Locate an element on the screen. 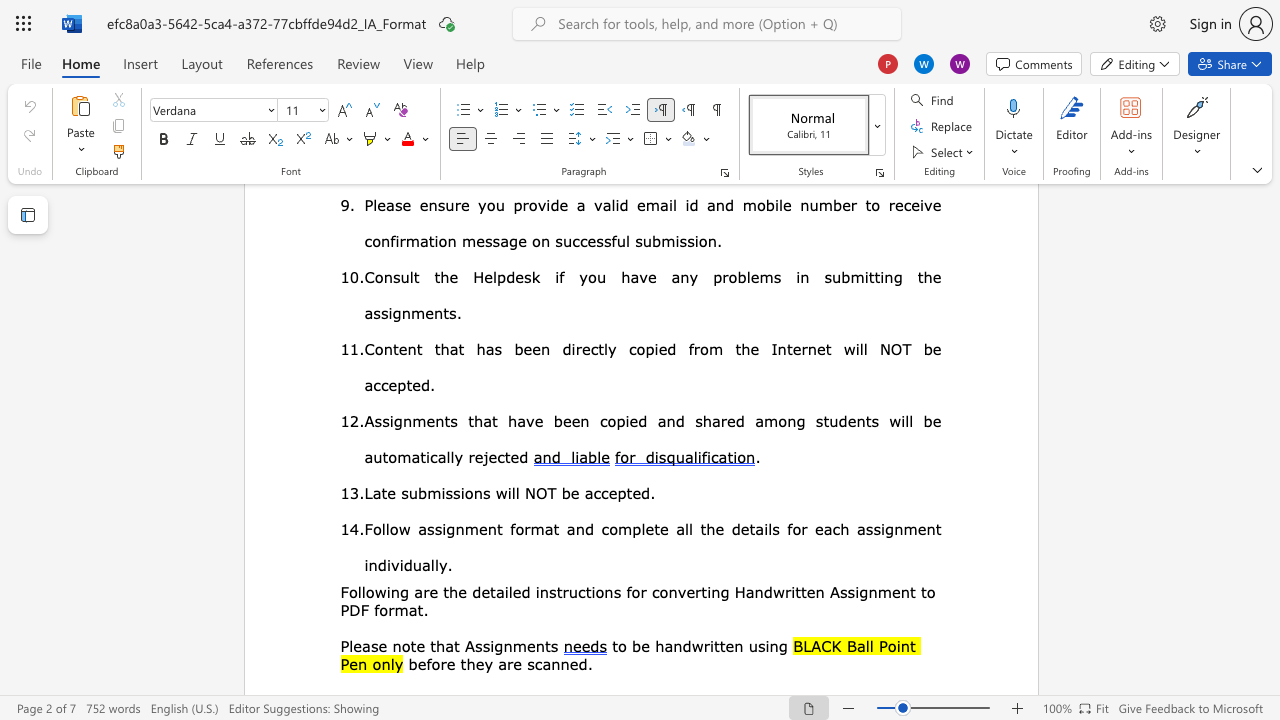  the 1th character "p" in the text is located at coordinates (621, 492).